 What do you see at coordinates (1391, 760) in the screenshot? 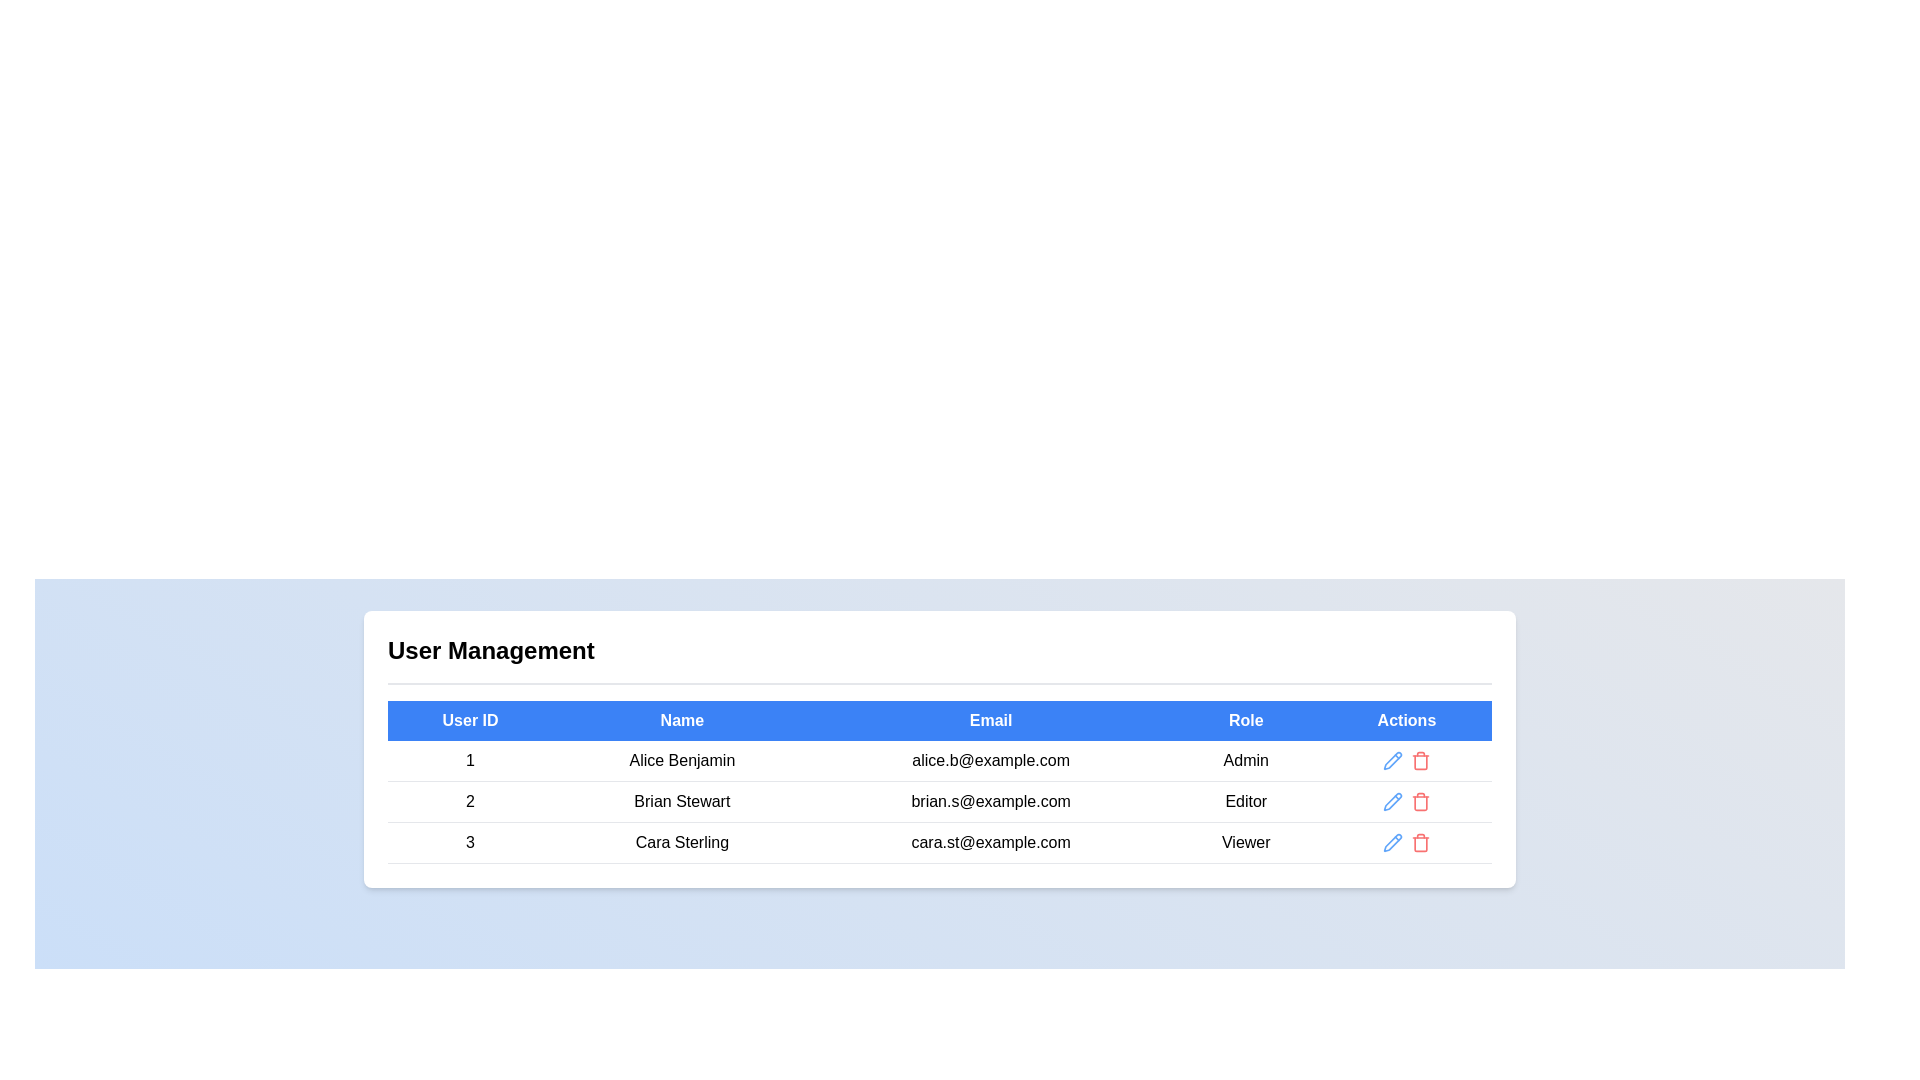
I see `the pencil icon button in the 'Actions' column of the first user's row to initiate editing the row's data` at bounding box center [1391, 760].